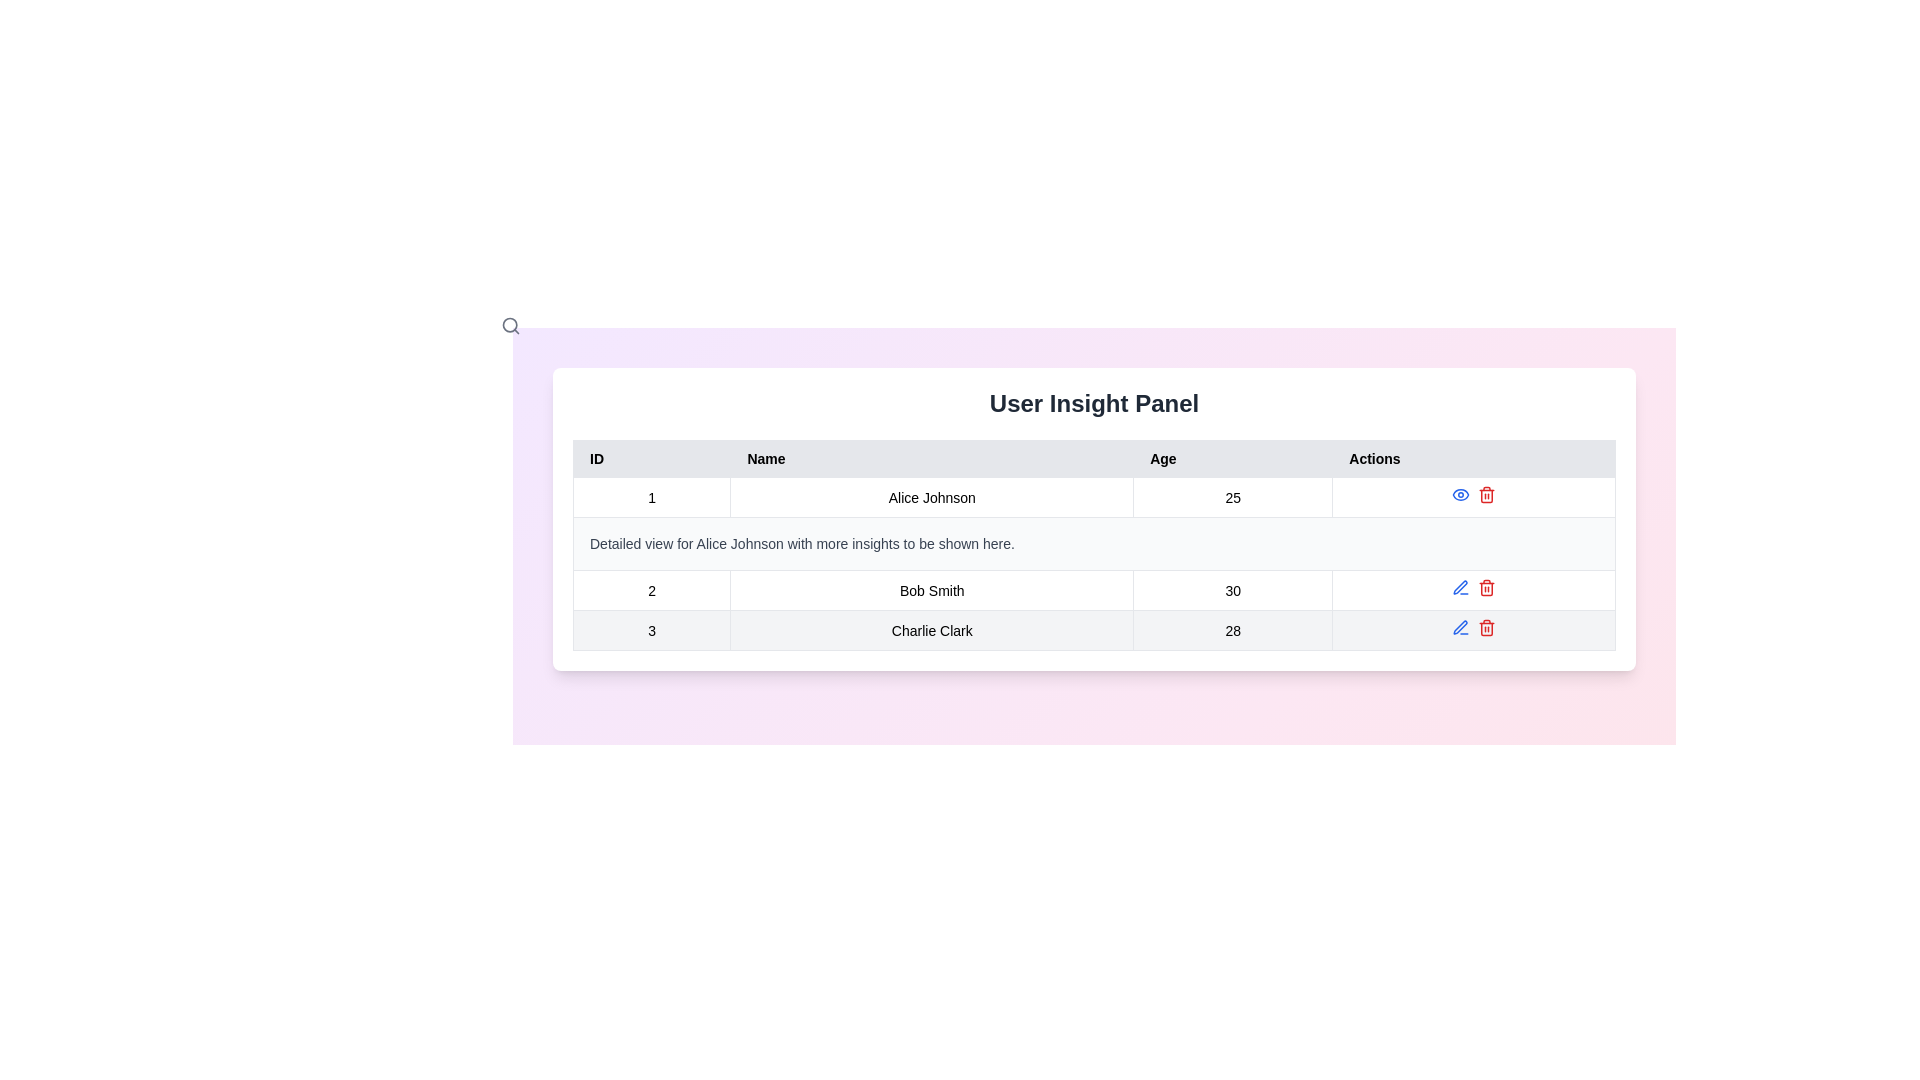 The width and height of the screenshot is (1920, 1080). What do you see at coordinates (1473, 496) in the screenshot?
I see `the red trash bin icon in the 'Actions' column of the first row` at bounding box center [1473, 496].